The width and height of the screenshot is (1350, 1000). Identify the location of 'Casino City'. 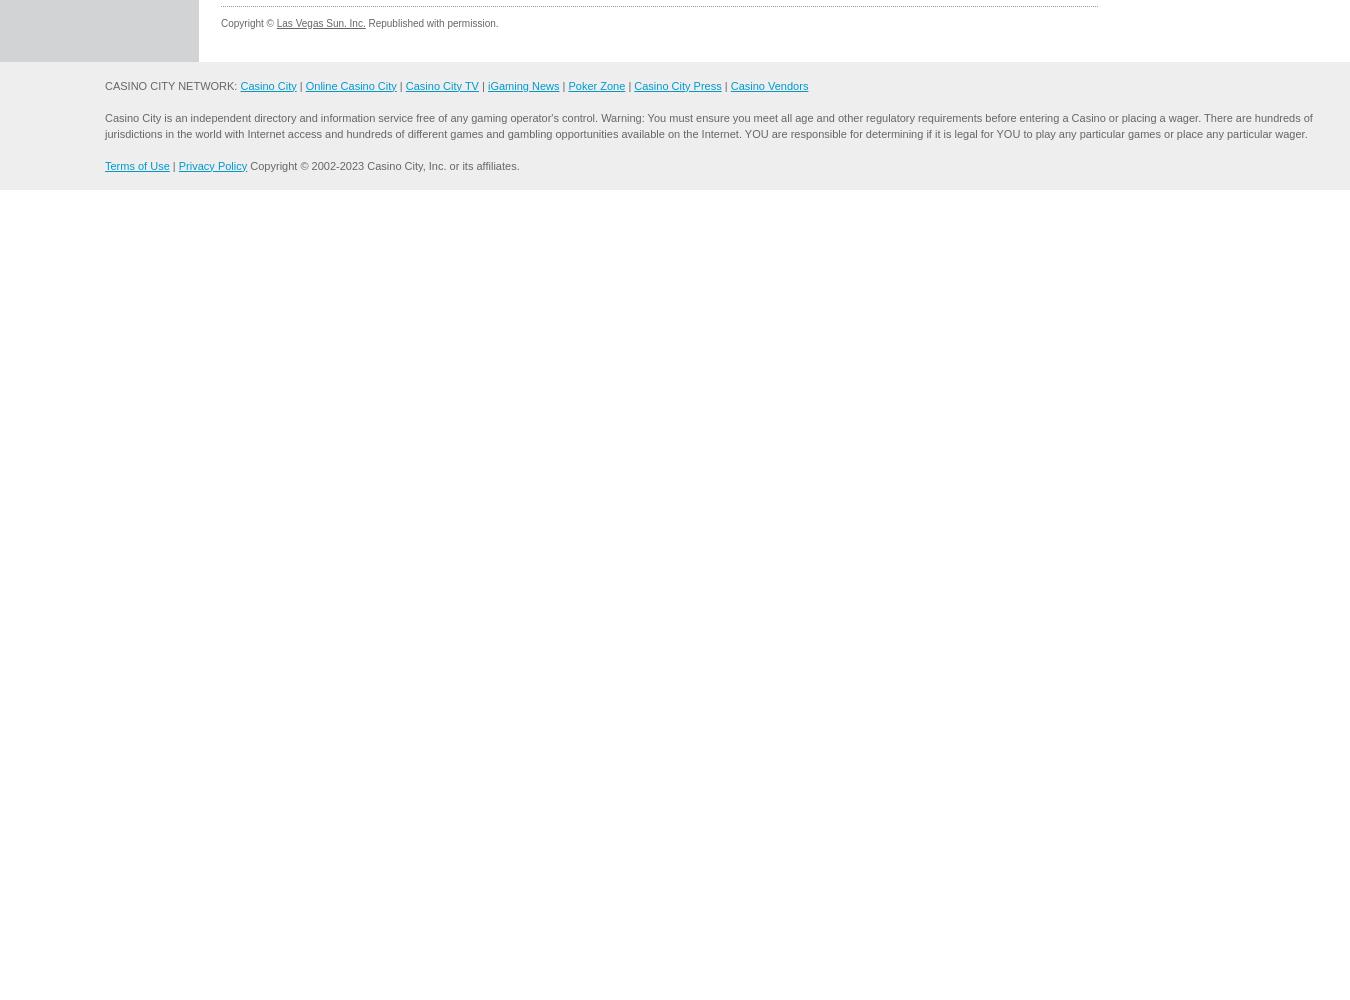
(266, 84).